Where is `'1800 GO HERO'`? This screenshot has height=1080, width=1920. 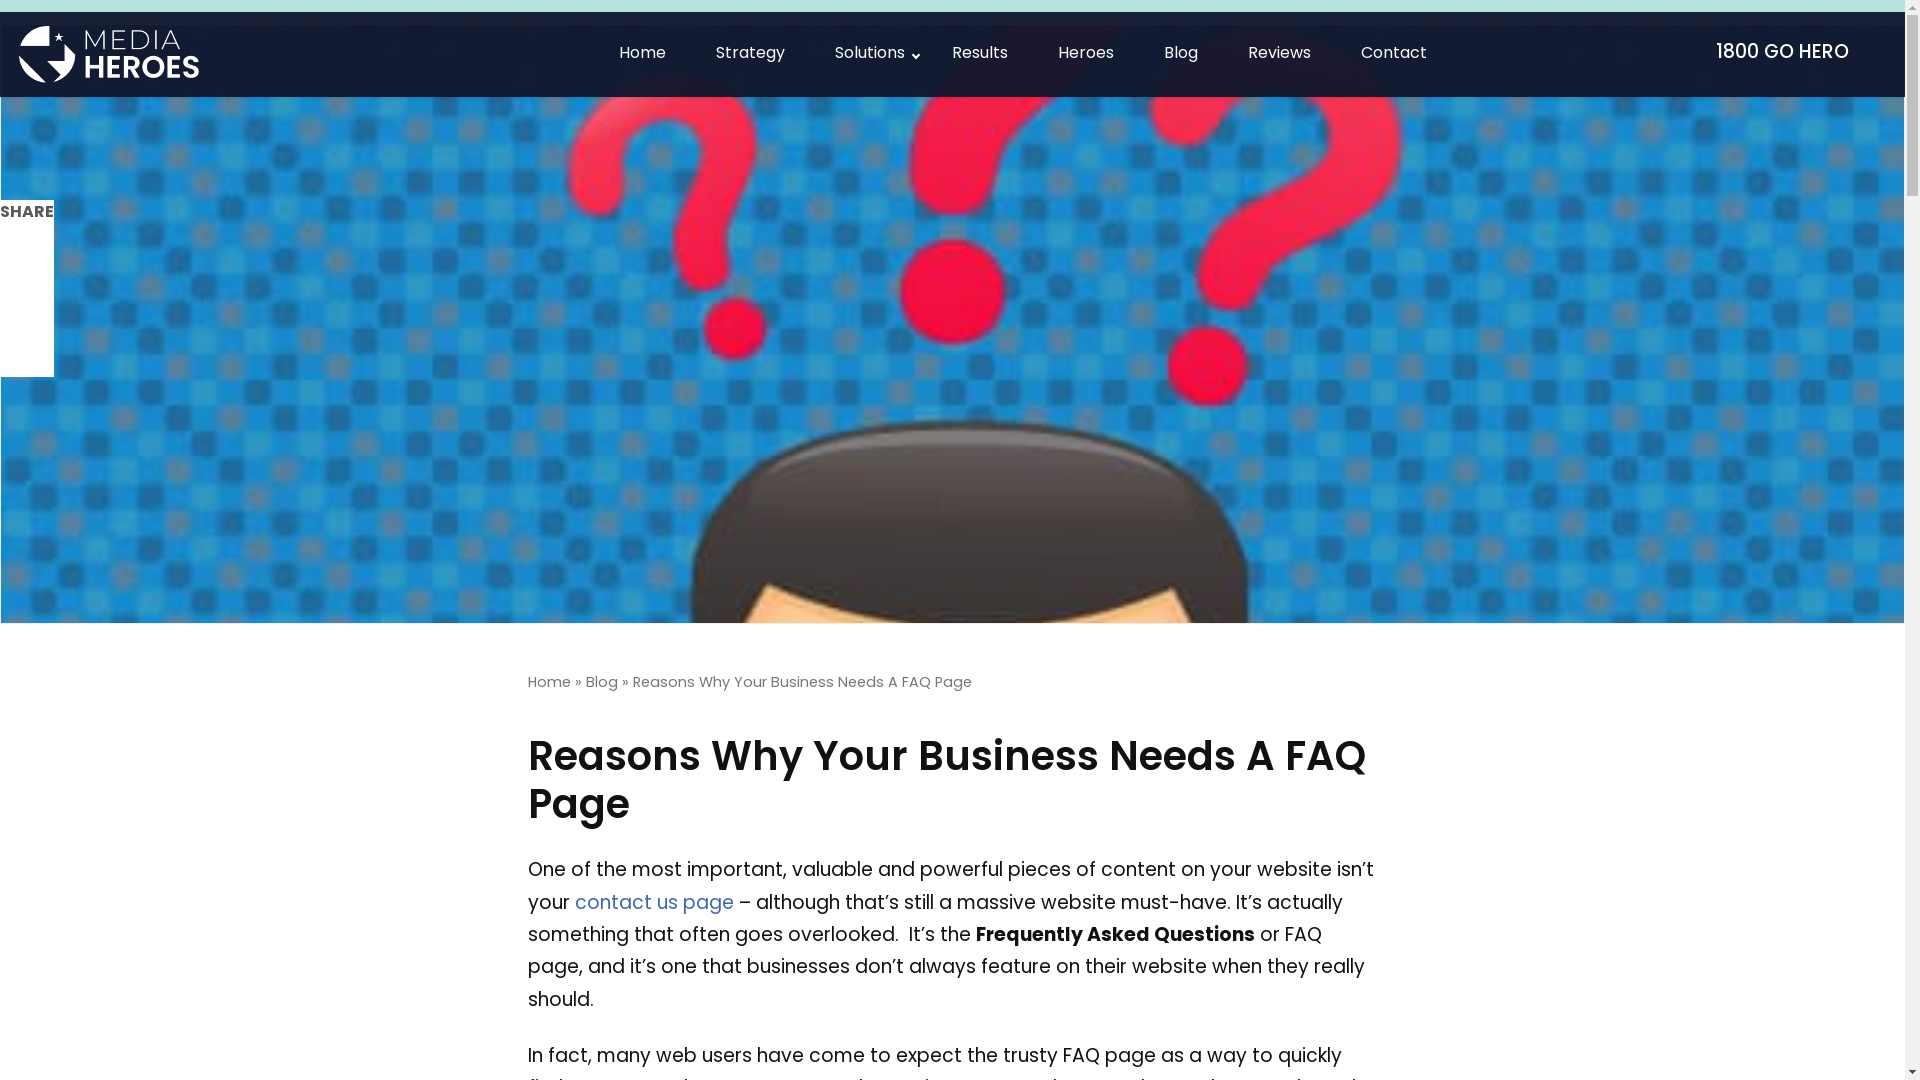
'1800 GO HERO' is located at coordinates (1790, 53).